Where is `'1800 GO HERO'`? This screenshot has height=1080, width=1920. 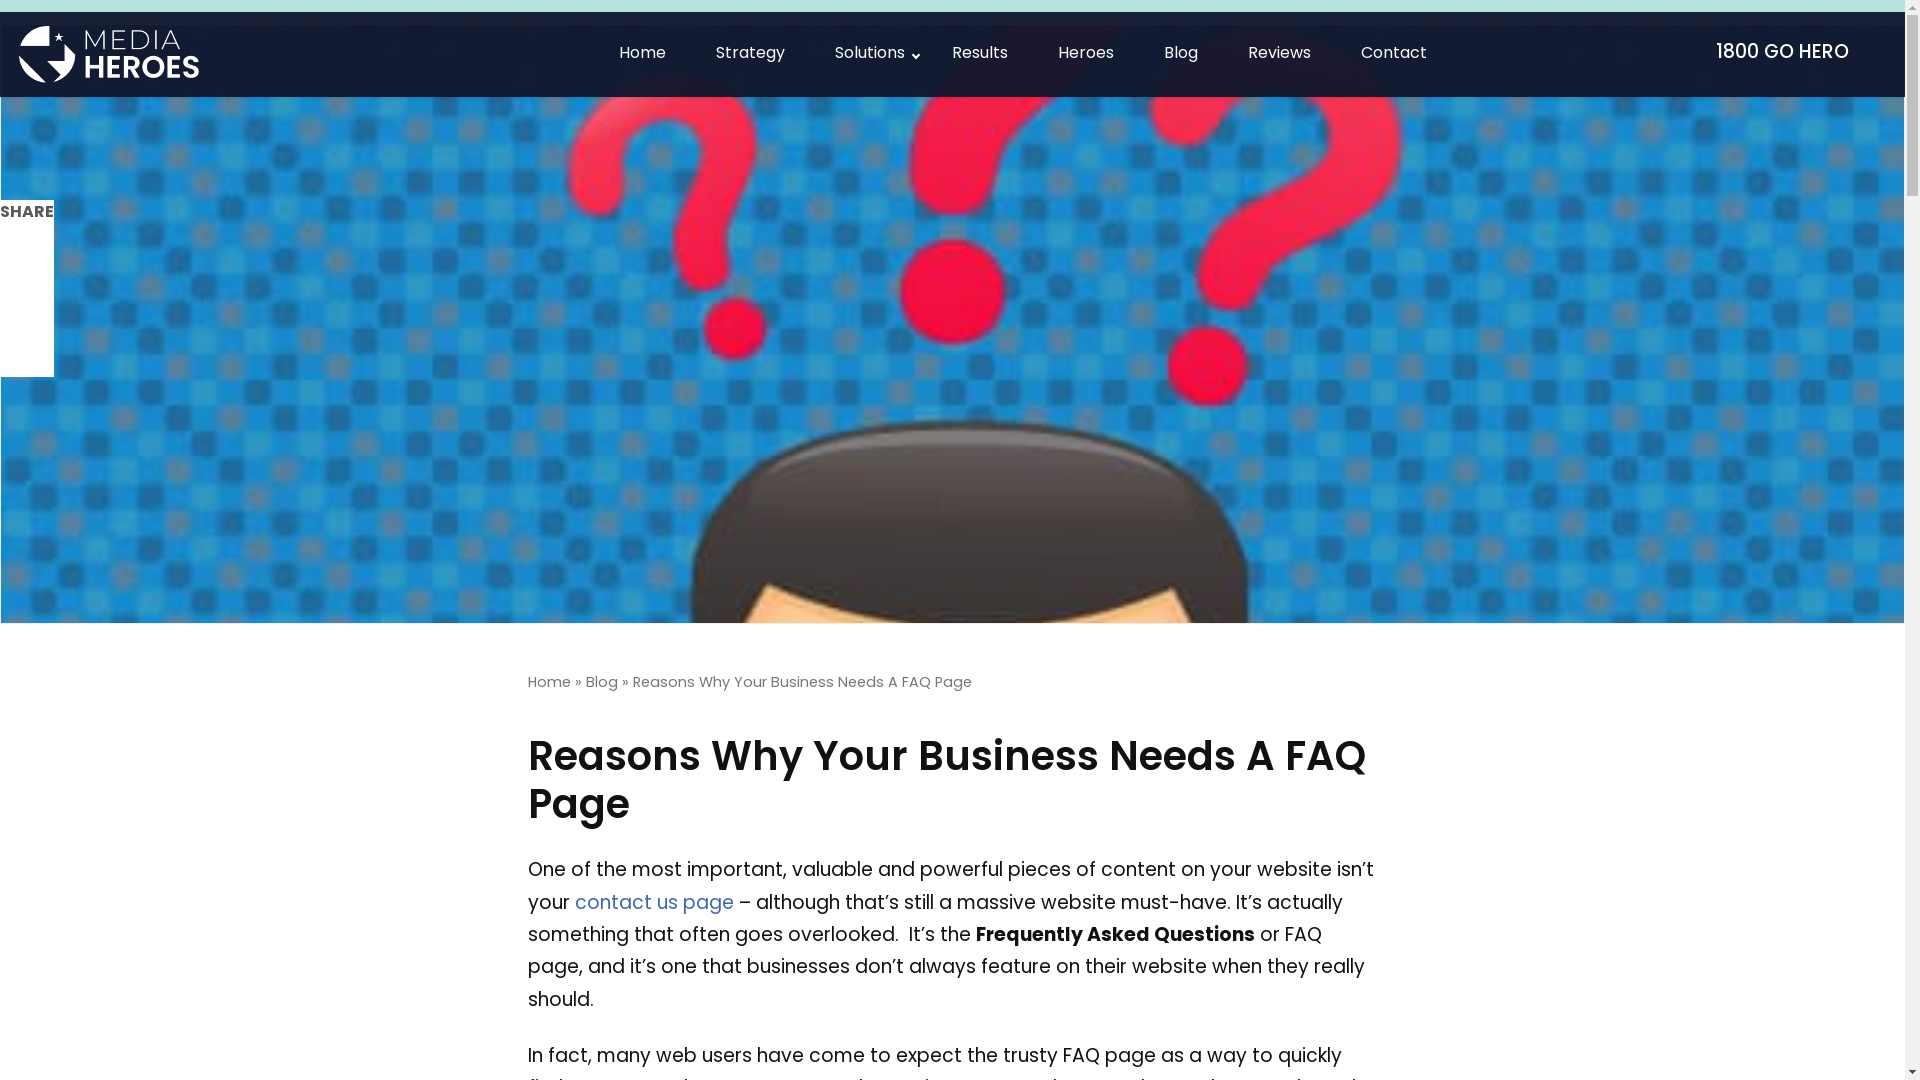
'1800 GO HERO' is located at coordinates (1790, 53).